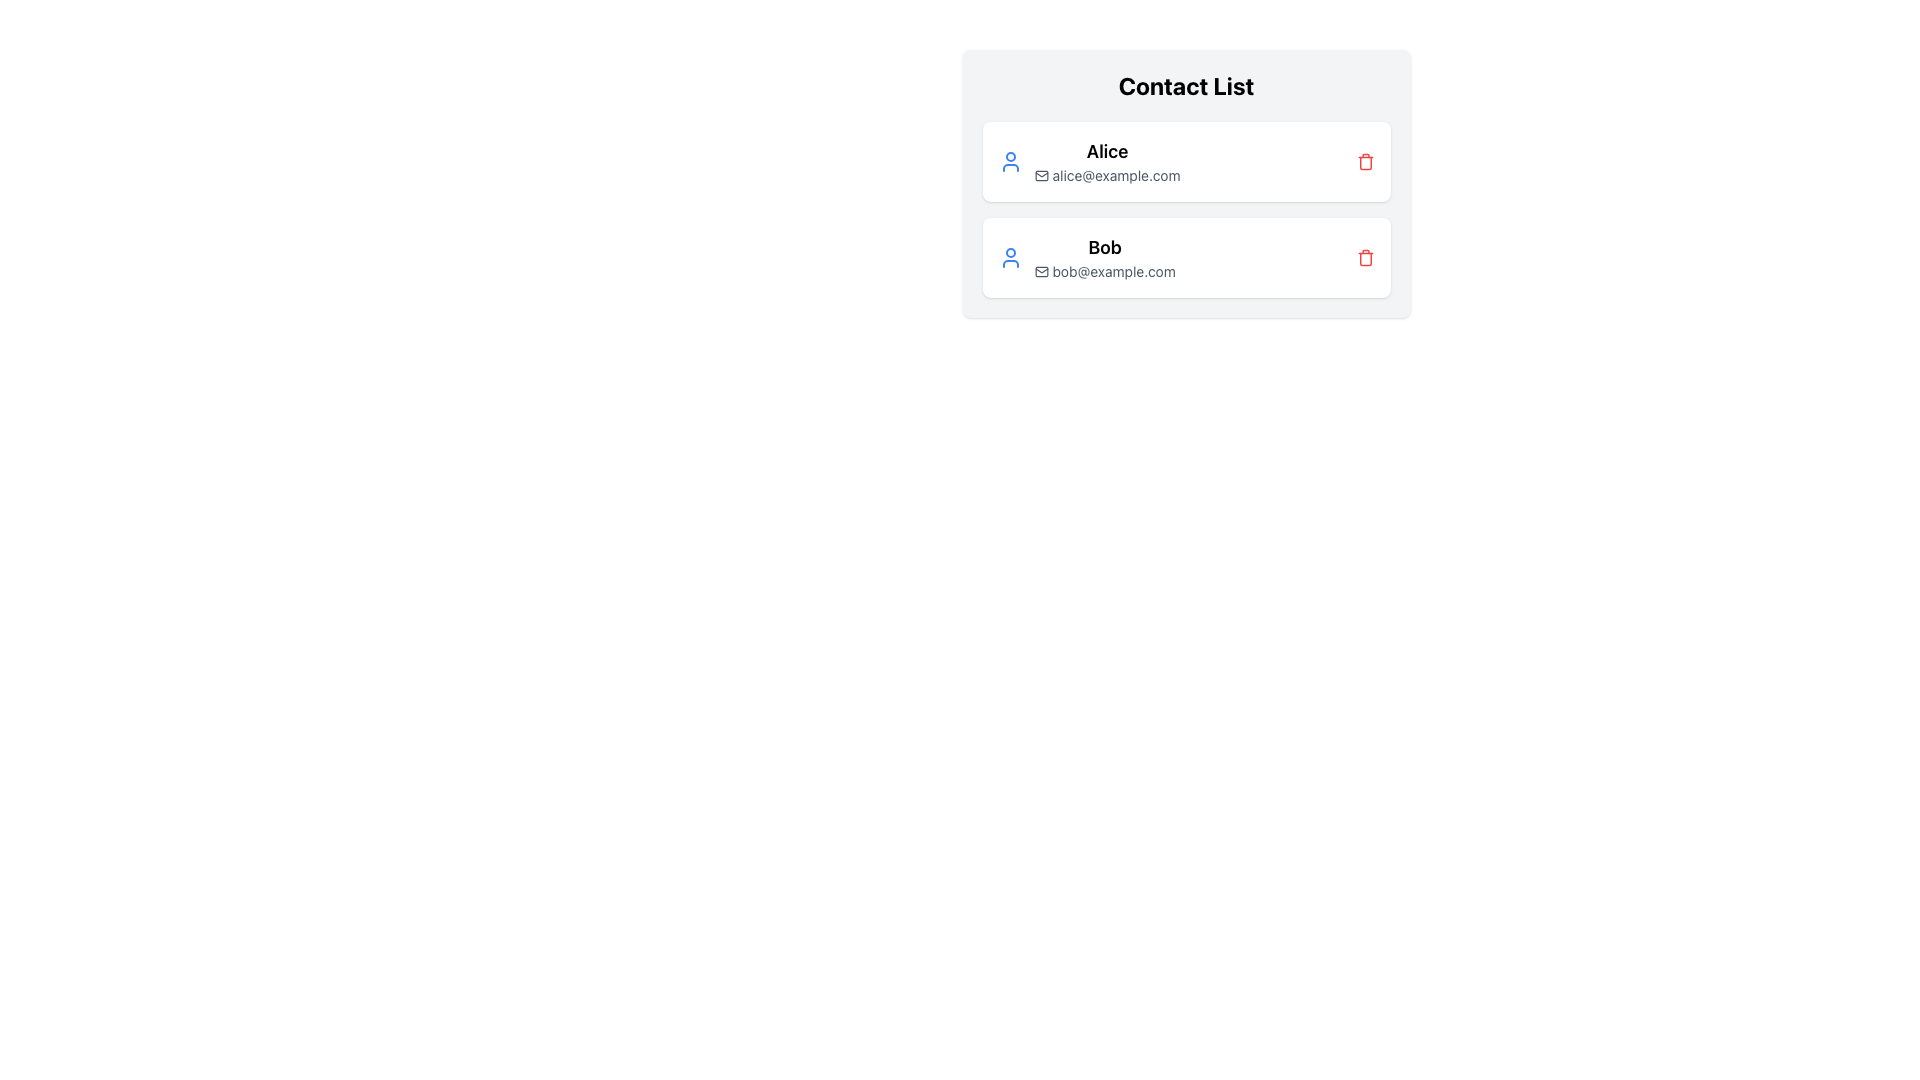 This screenshot has height=1080, width=1920. I want to click on the trash bin icon button located to the right of 'alice@example.com', so click(1364, 161).